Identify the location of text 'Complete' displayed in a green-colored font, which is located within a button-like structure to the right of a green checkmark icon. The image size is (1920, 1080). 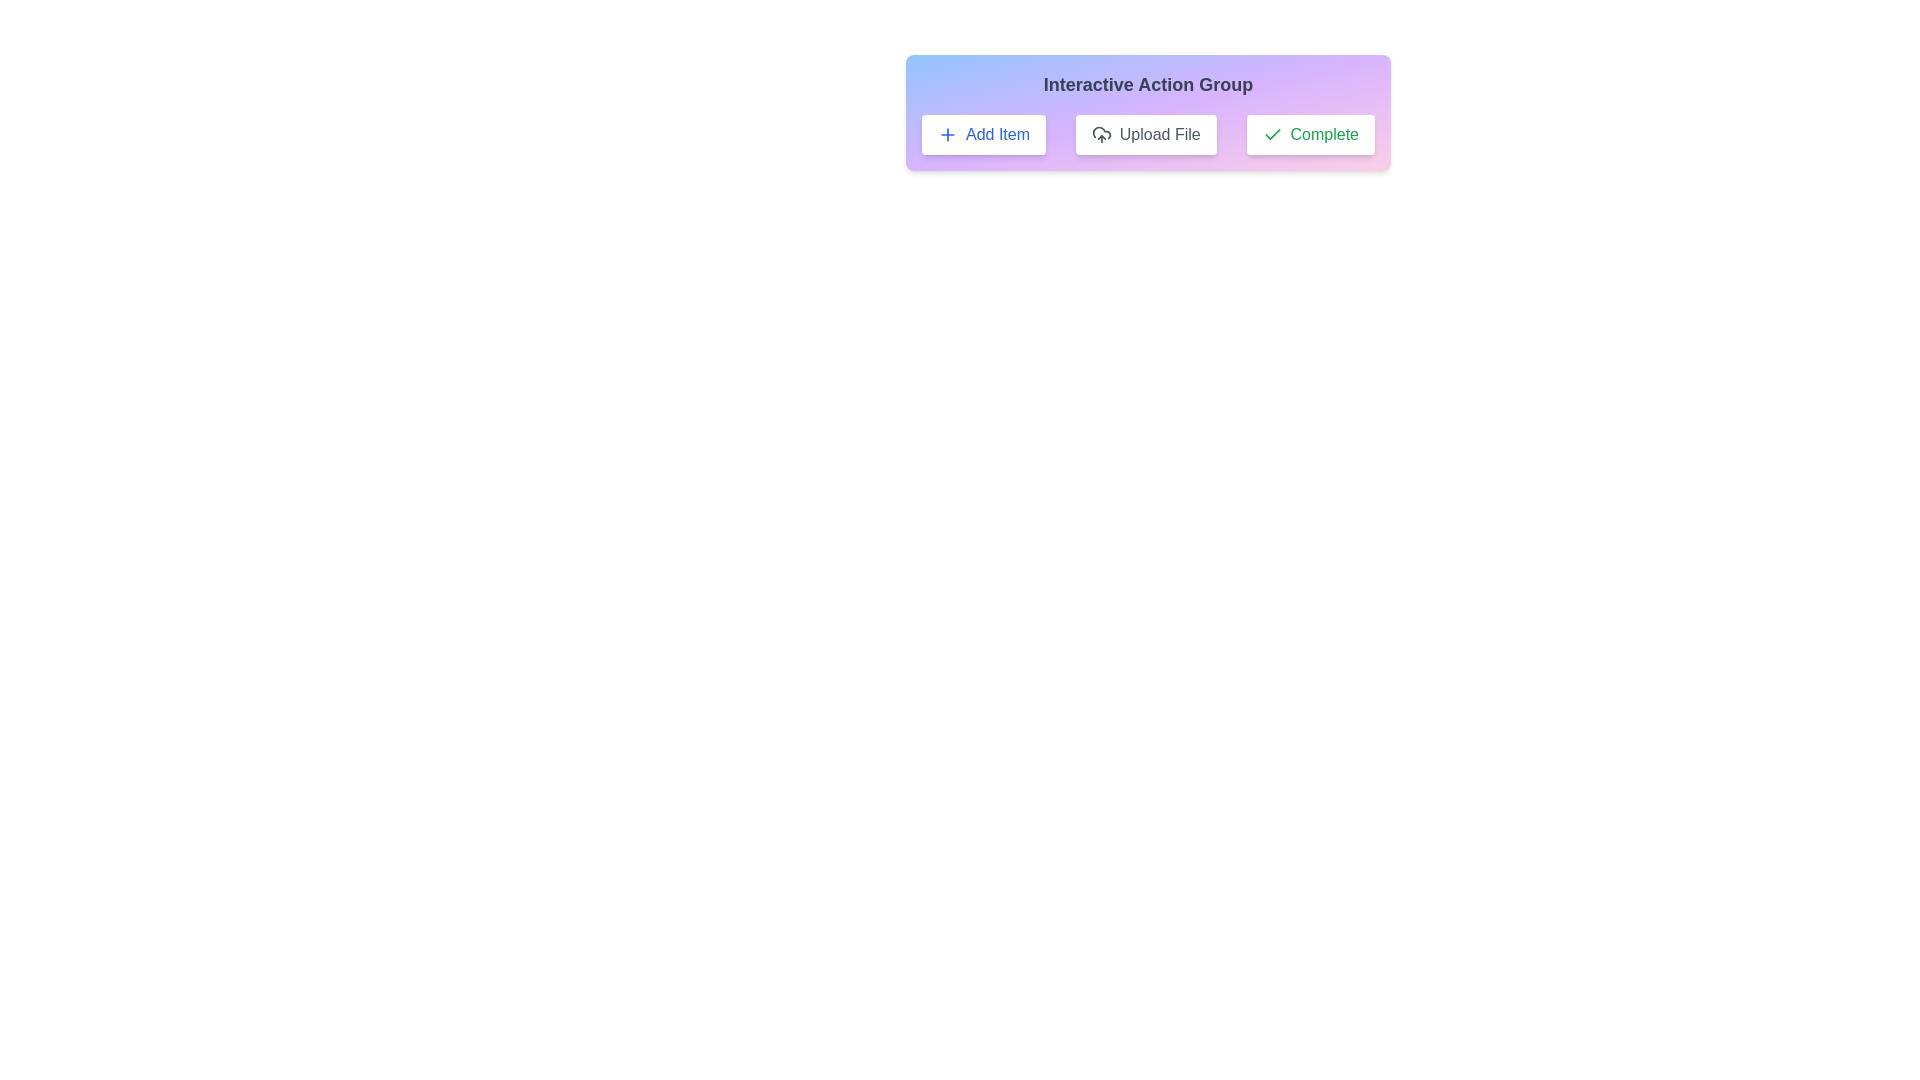
(1324, 135).